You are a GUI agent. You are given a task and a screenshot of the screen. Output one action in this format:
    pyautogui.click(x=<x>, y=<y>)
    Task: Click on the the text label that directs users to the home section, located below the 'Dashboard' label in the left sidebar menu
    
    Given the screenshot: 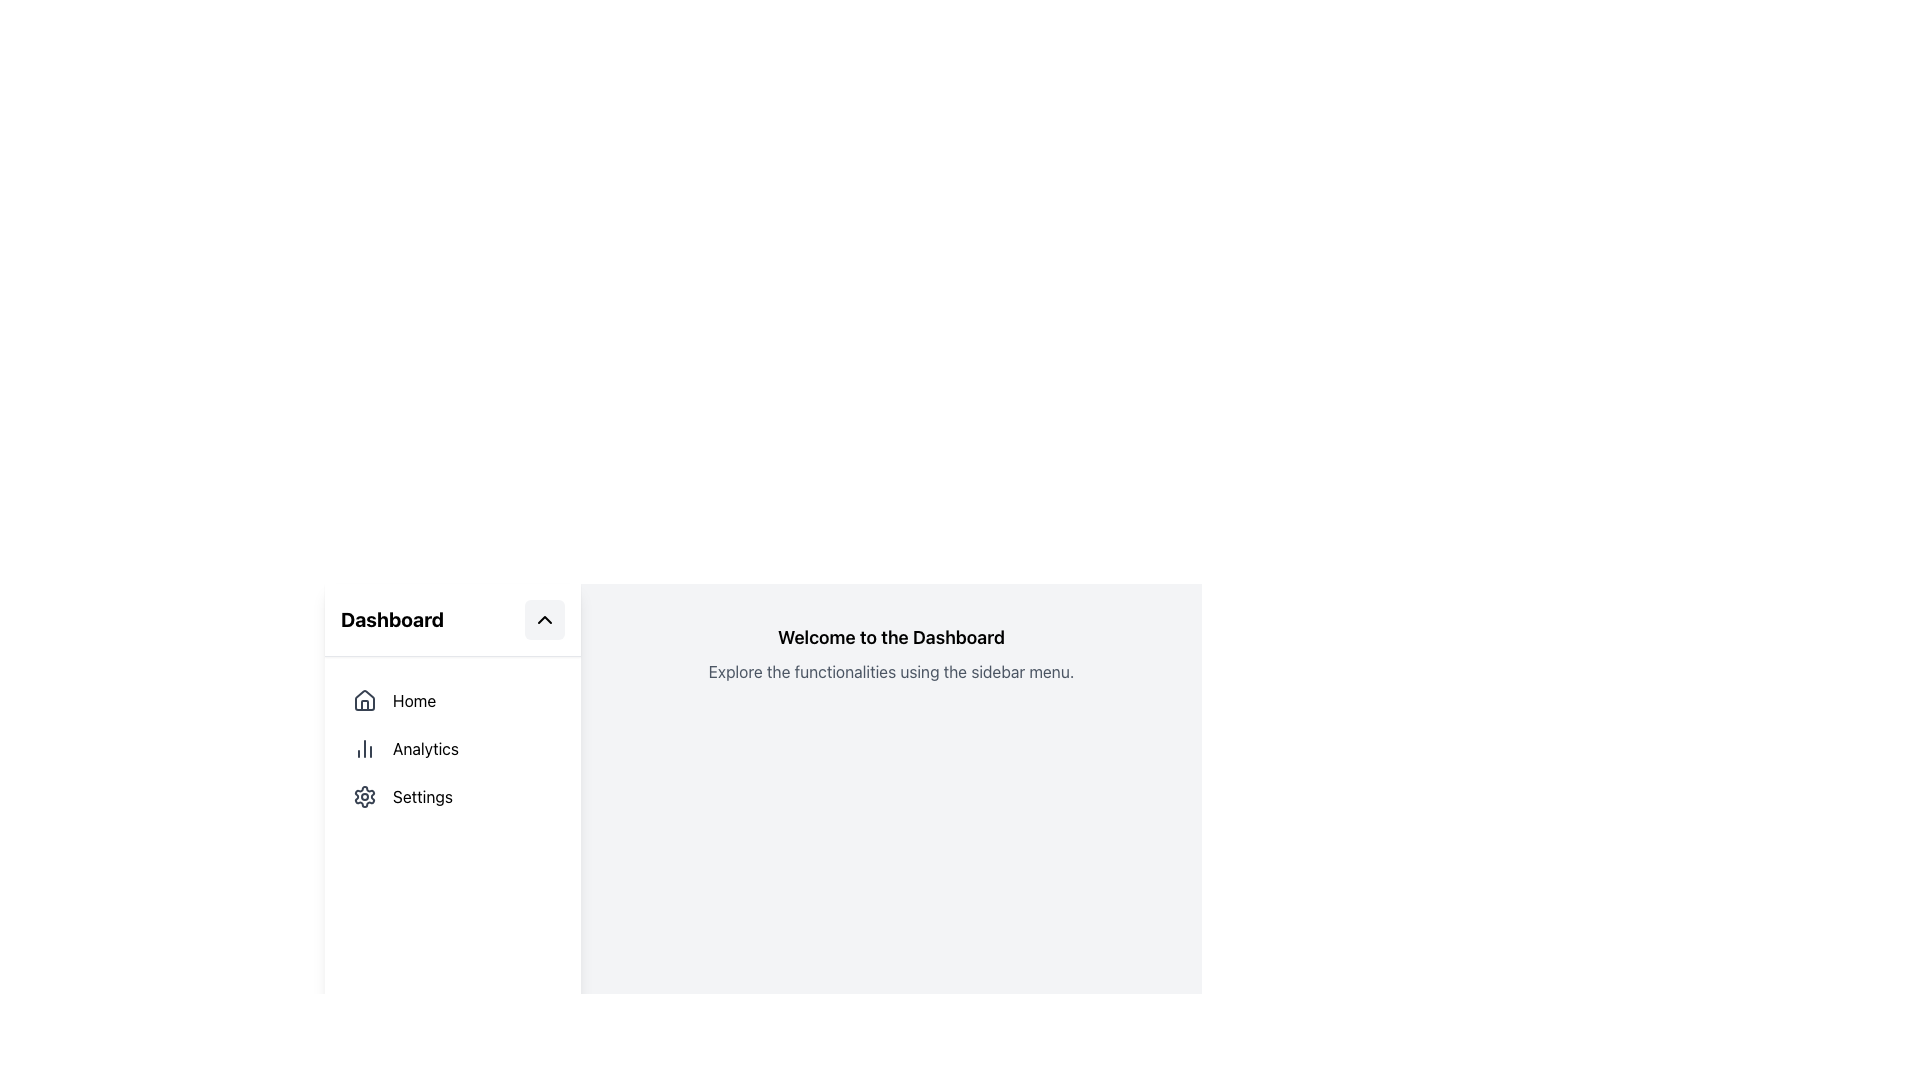 What is the action you would take?
    pyautogui.click(x=413, y=700)
    